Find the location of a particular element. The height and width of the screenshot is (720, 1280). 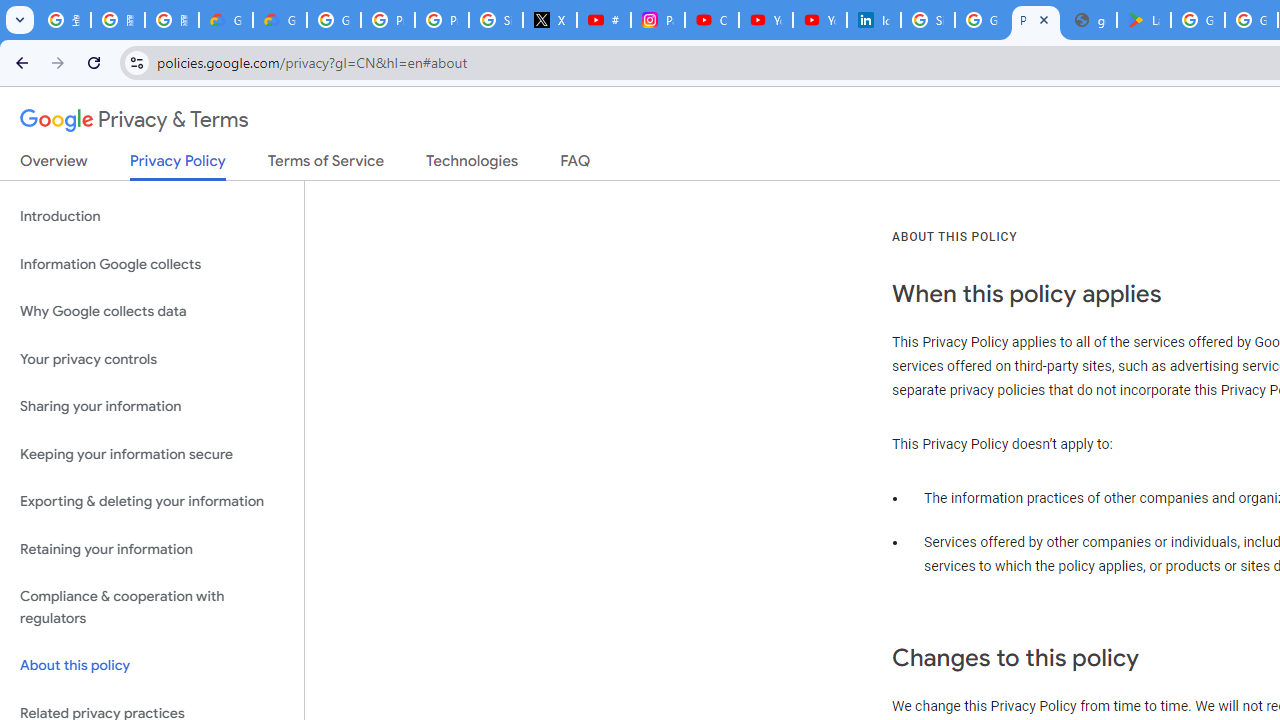

'Technologies' is located at coordinates (471, 164).